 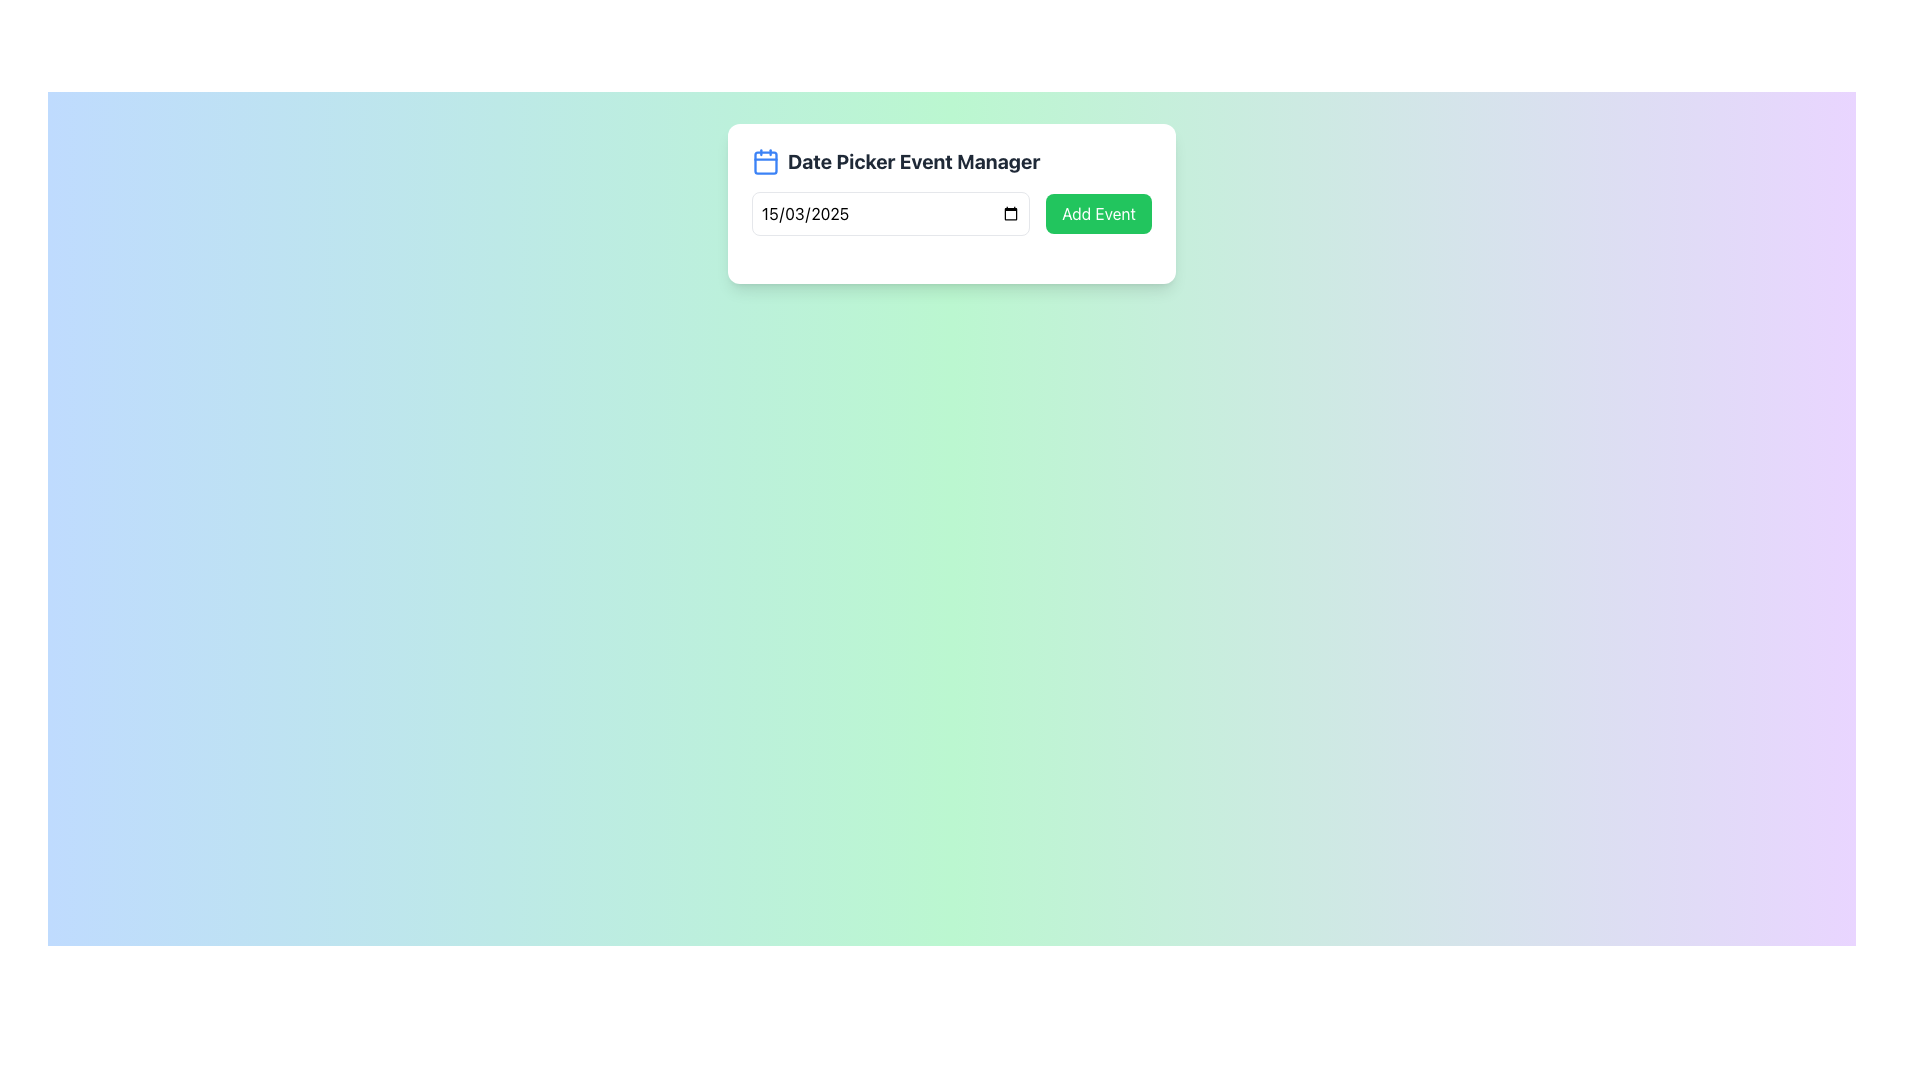 What do you see at coordinates (950, 192) in the screenshot?
I see `the green 'Add Event' button in the date picker manager` at bounding box center [950, 192].